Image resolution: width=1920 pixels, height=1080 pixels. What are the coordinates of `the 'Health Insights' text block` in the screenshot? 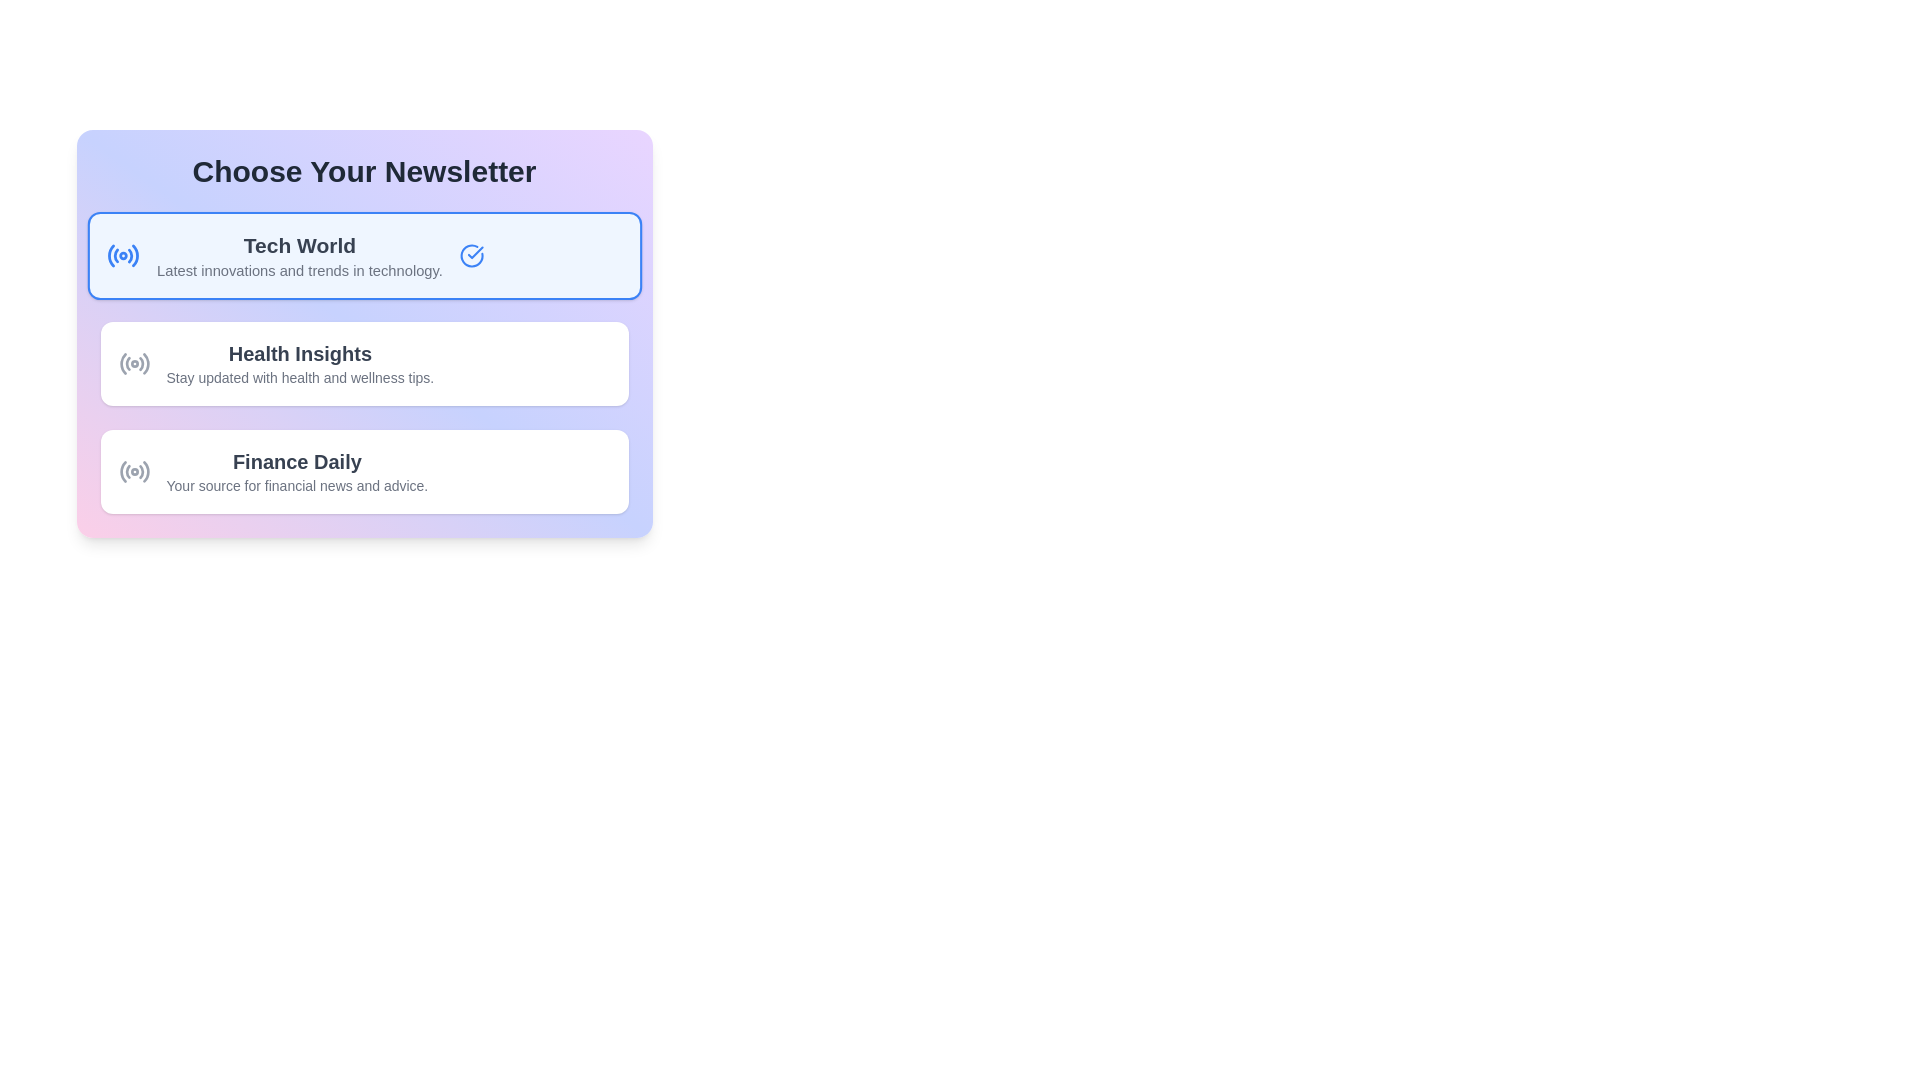 It's located at (299, 363).